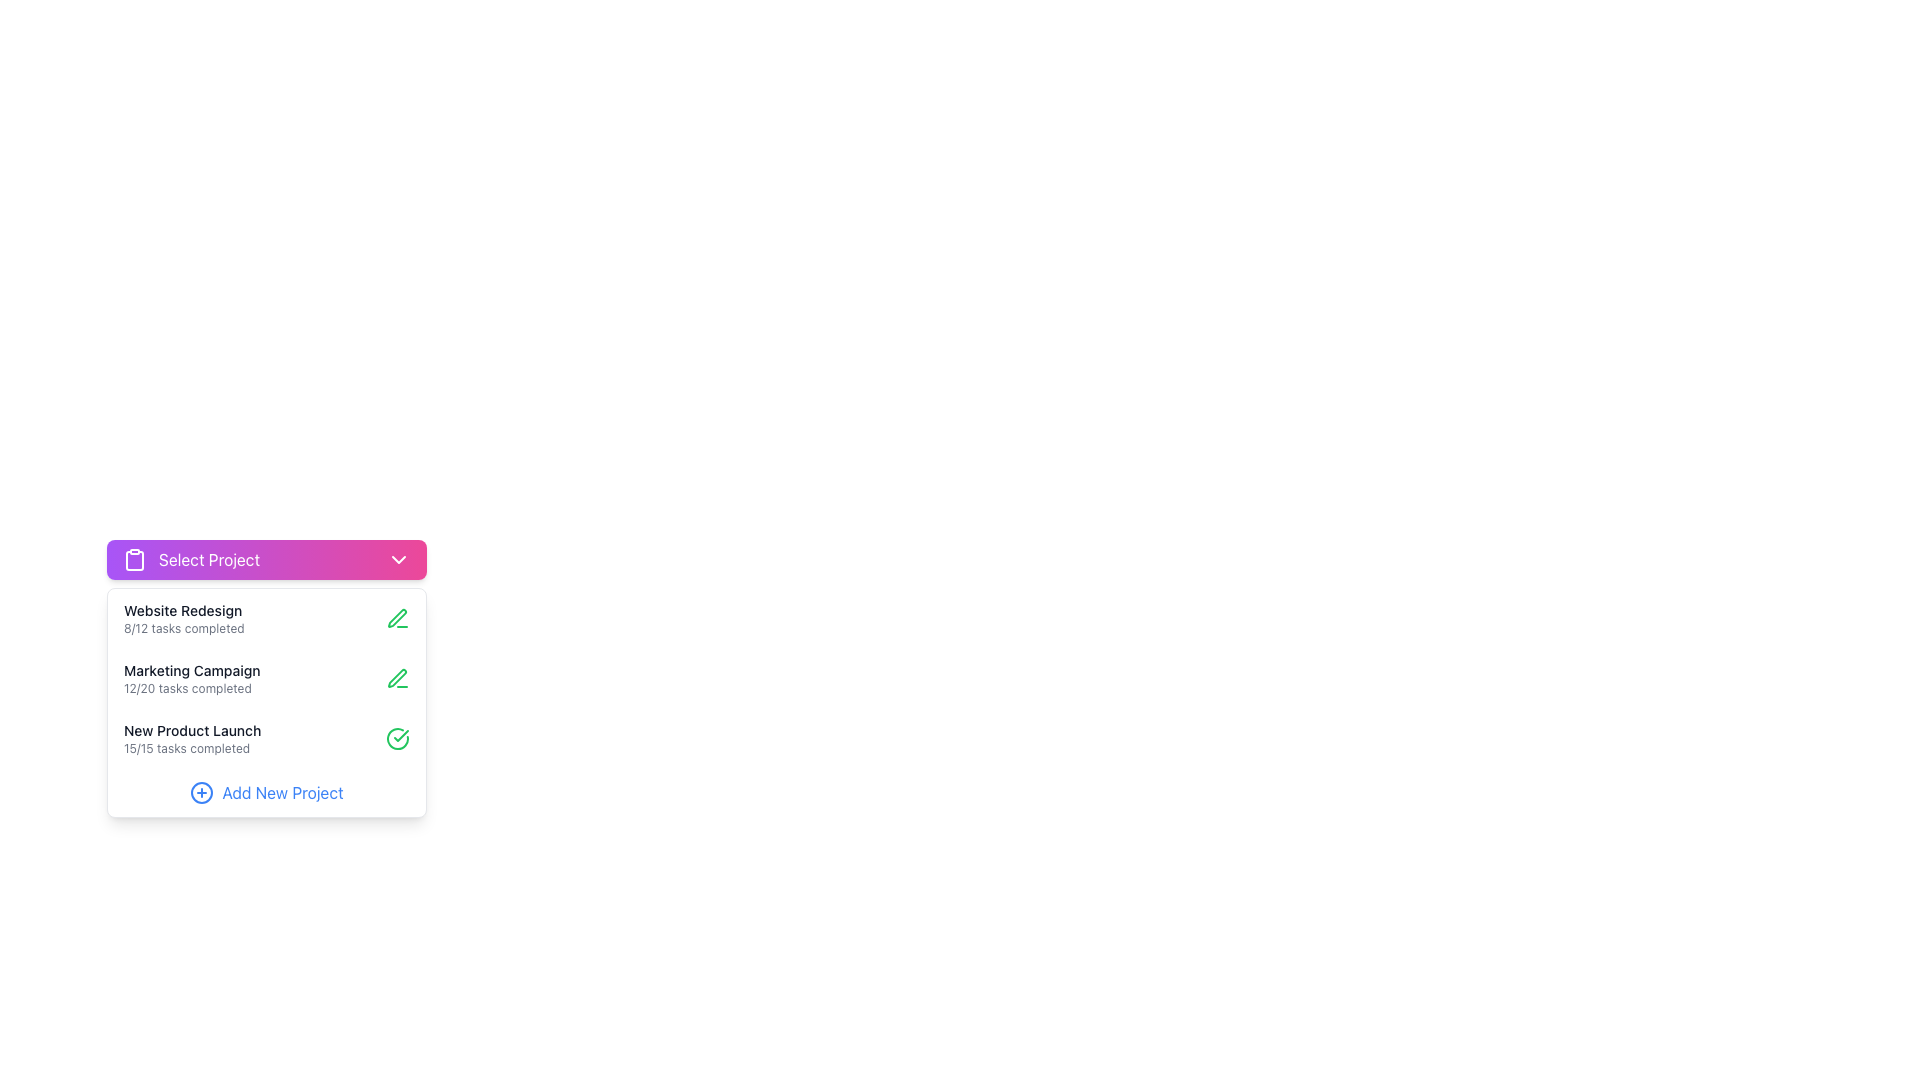 The width and height of the screenshot is (1920, 1080). Describe the element at coordinates (184, 627) in the screenshot. I see `the text label indicating the progress of the 'Website Redesign' project, which shows that 8 out of 12 tasks are completed` at that location.